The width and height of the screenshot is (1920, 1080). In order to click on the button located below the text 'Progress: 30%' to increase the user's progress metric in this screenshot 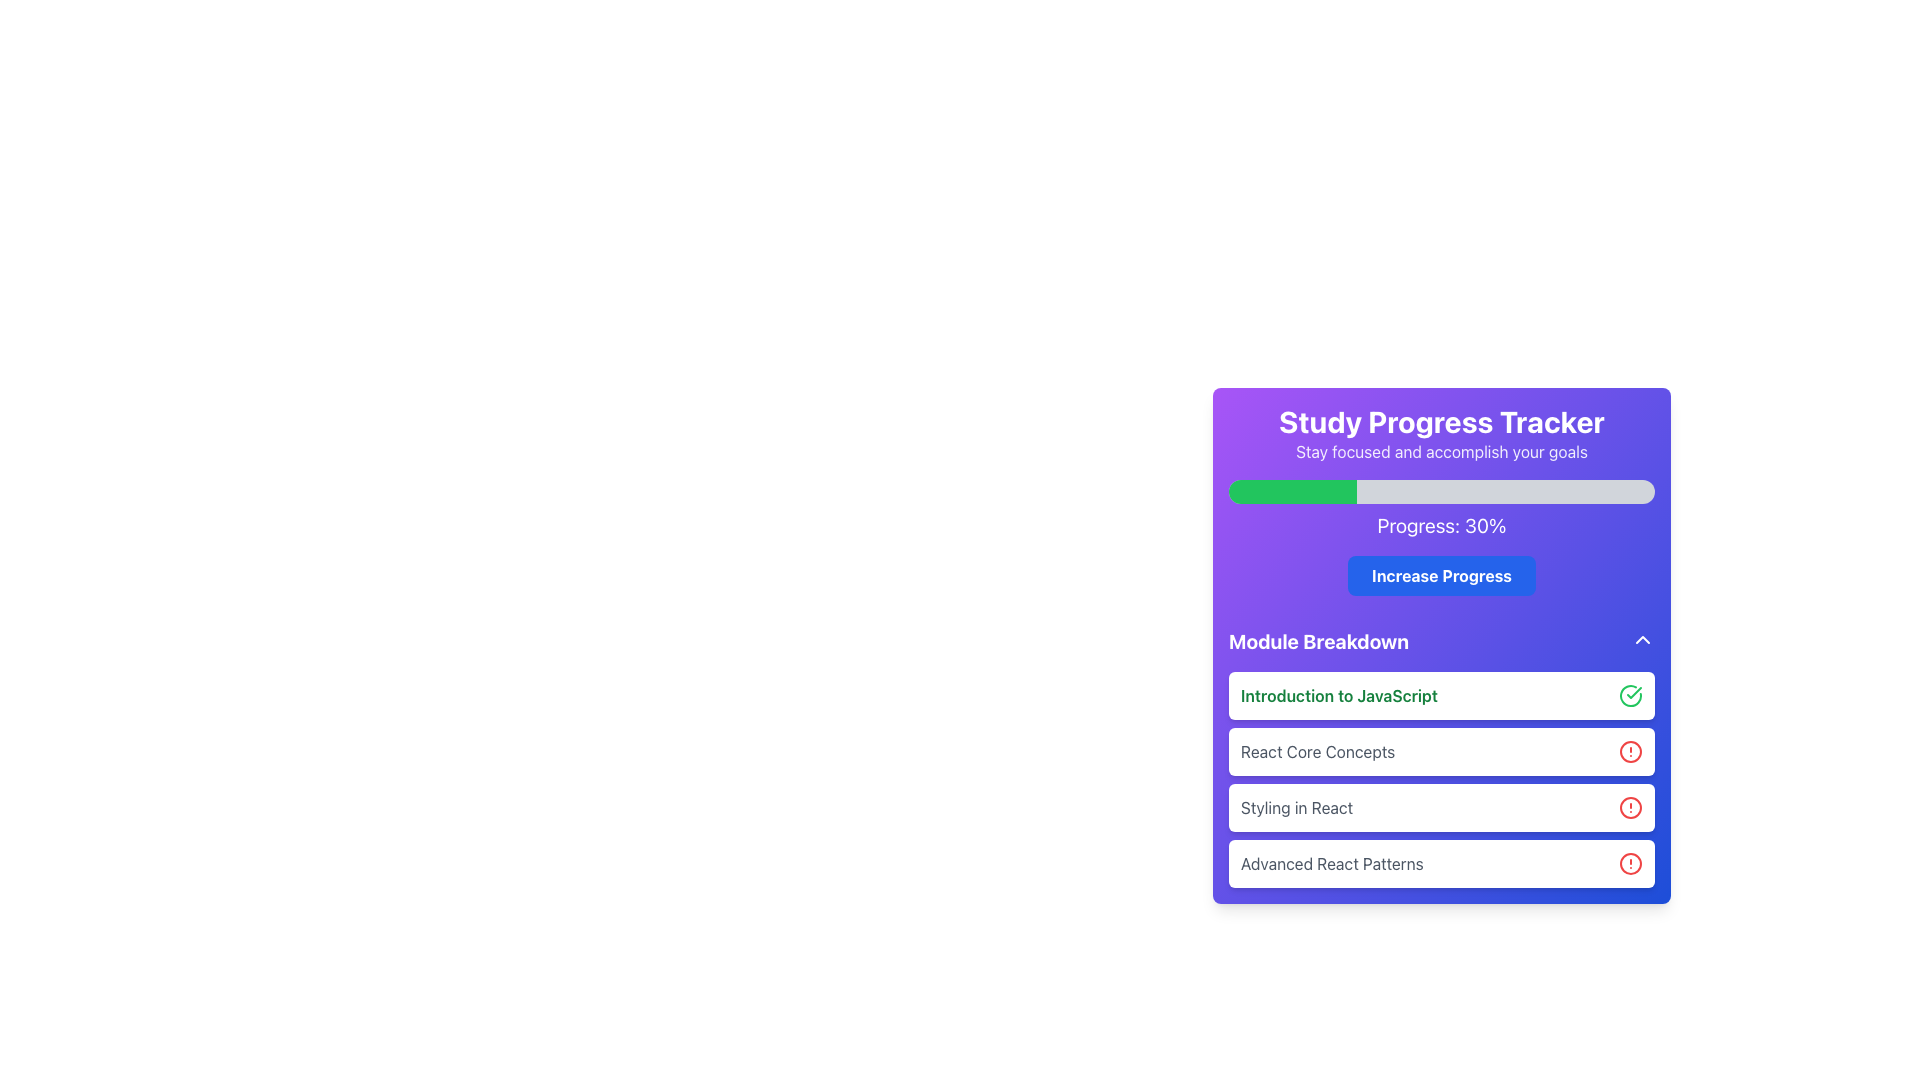, I will do `click(1441, 575)`.